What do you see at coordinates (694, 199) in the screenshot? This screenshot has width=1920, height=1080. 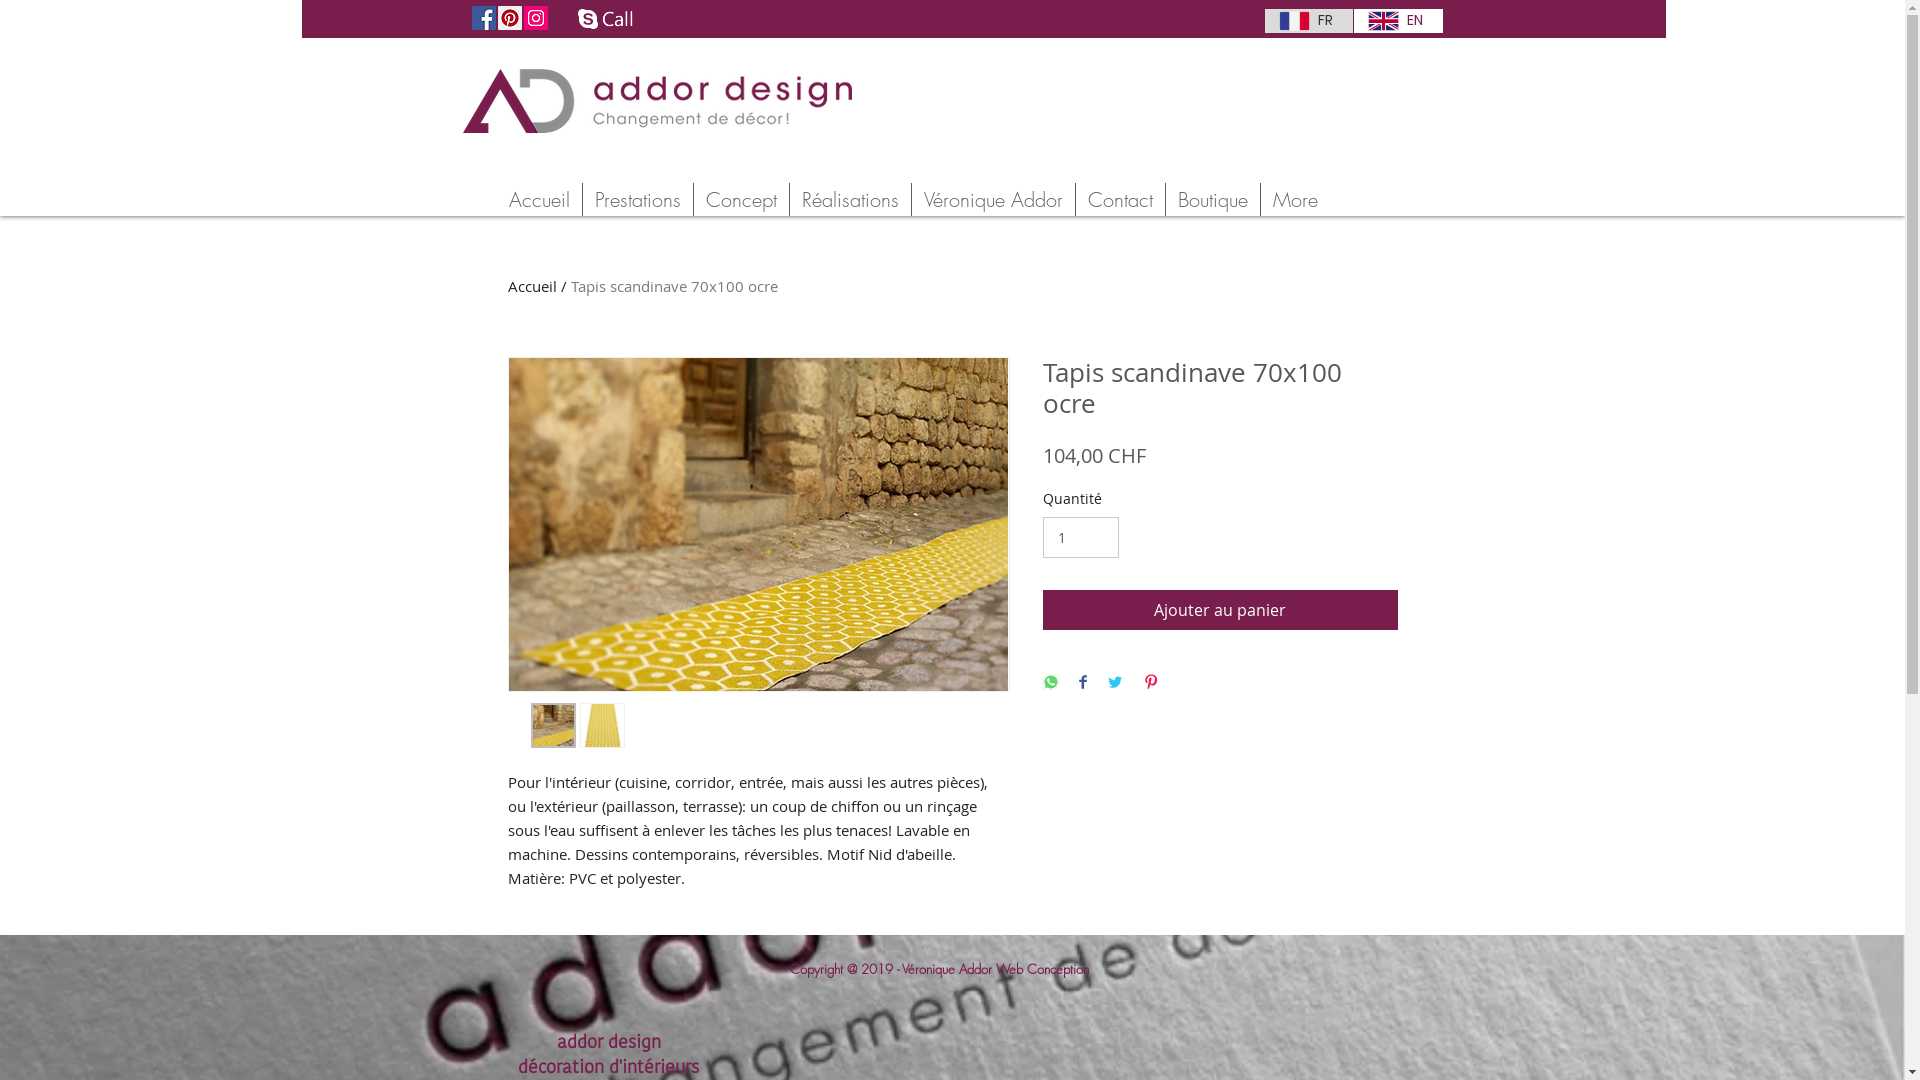 I see `'Concept'` at bounding box center [694, 199].